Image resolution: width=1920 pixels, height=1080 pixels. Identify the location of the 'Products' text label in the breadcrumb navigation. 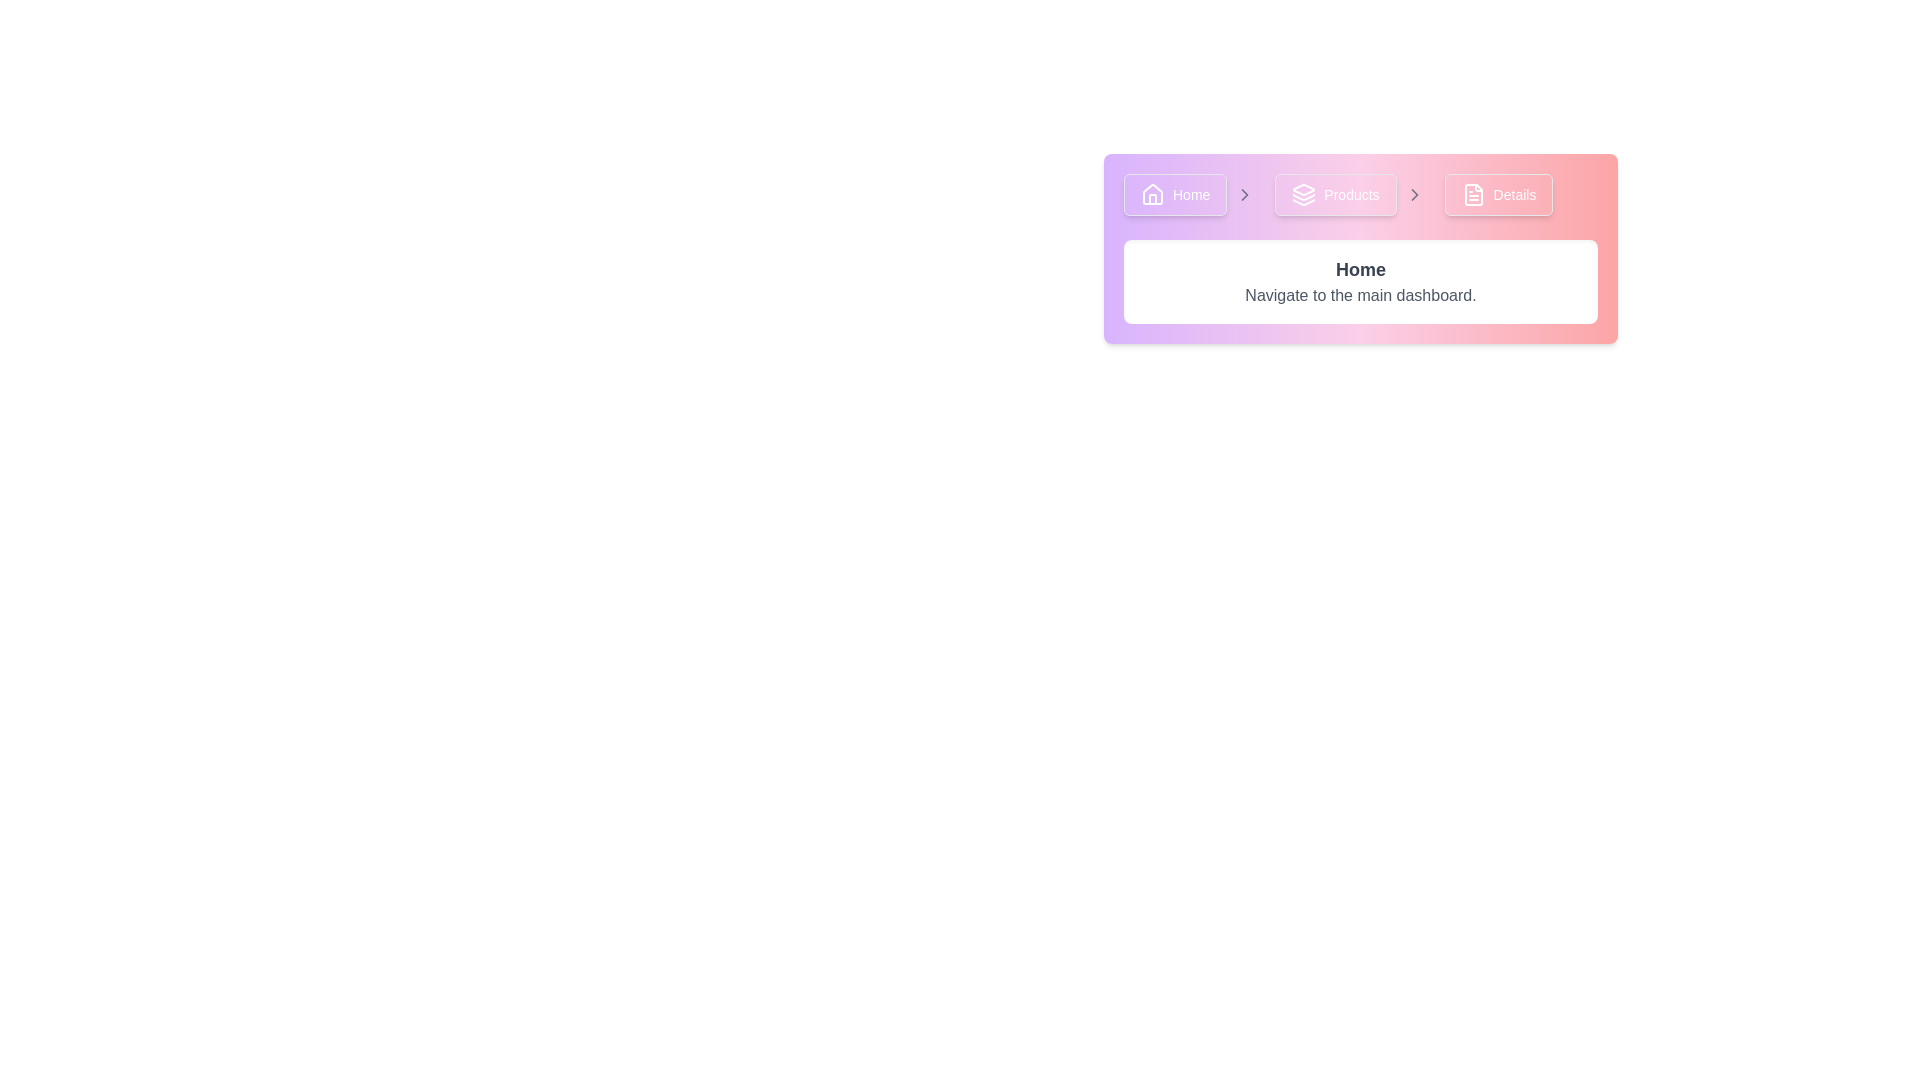
(1352, 195).